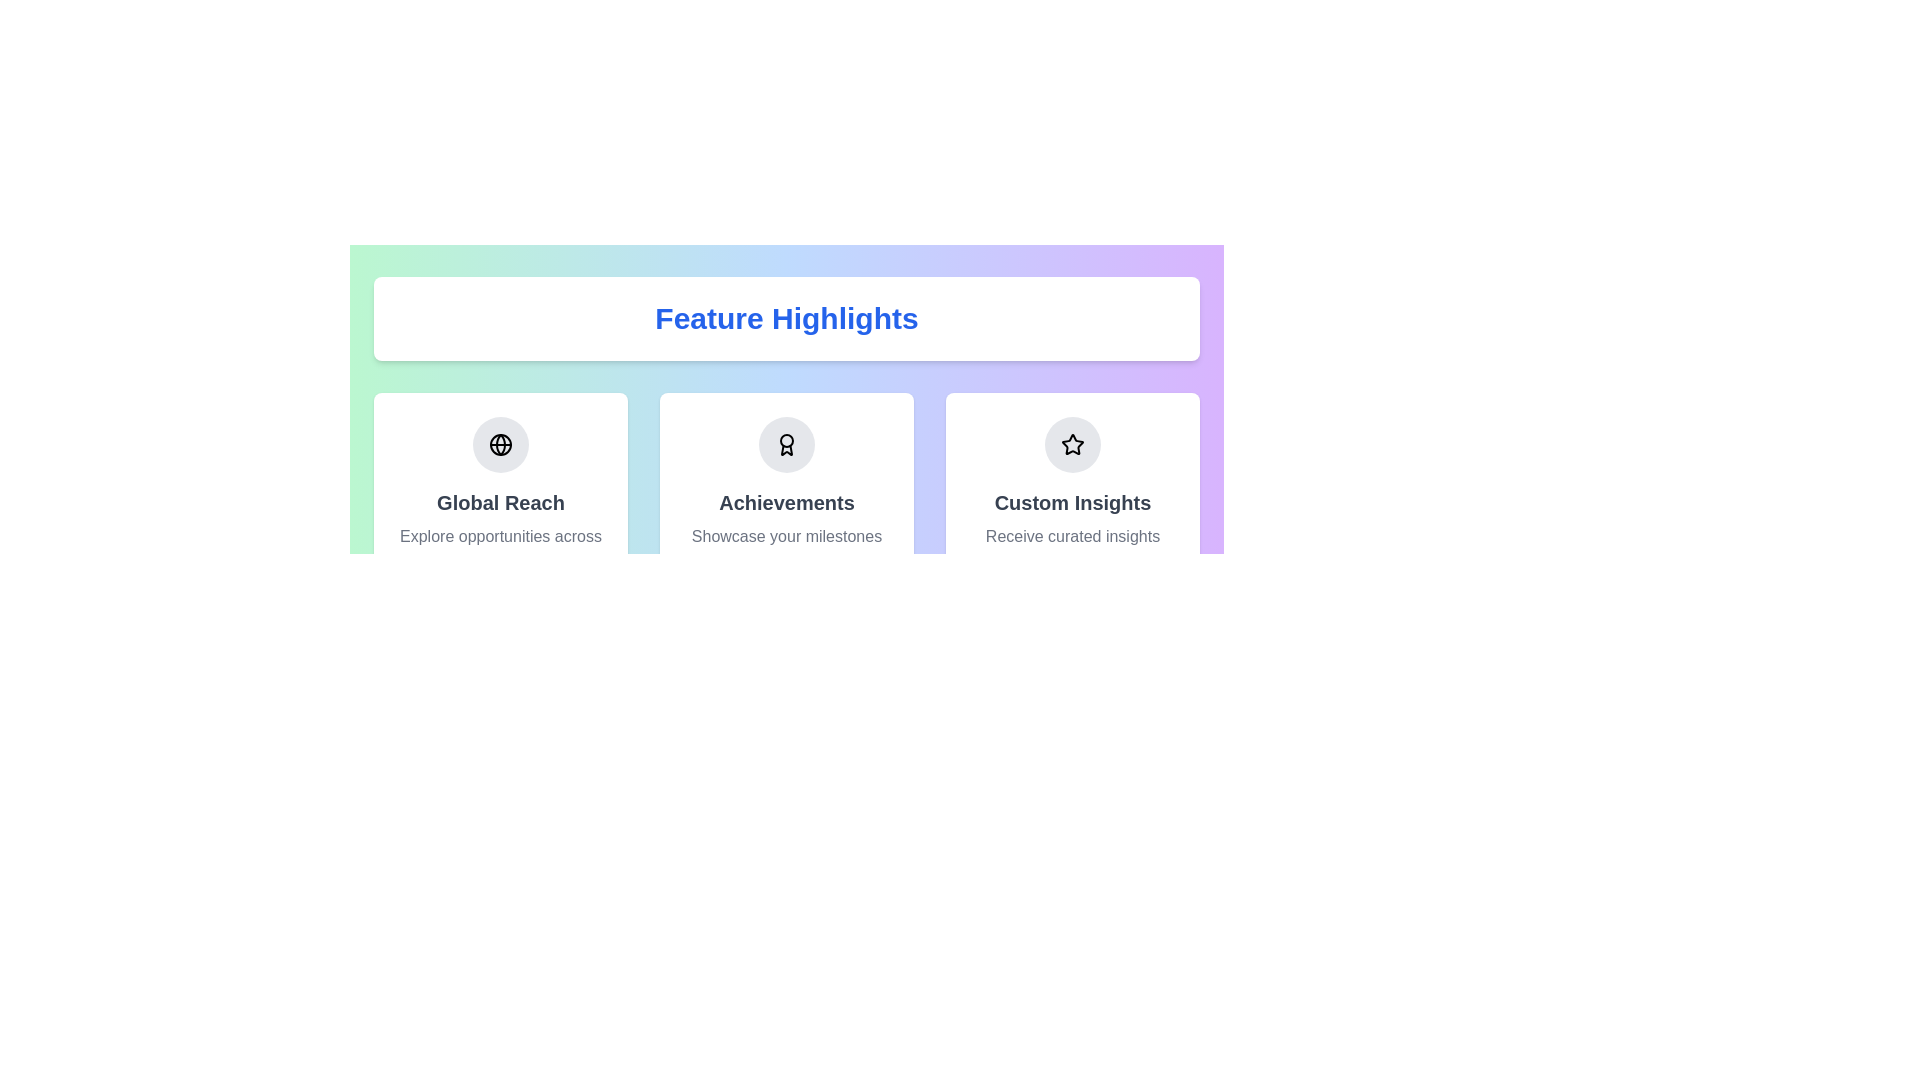 The height and width of the screenshot is (1080, 1920). I want to click on the icon located centrally above the 'Global Reach' card in the 'Feature Highlights' section of the interface, so click(500, 443).